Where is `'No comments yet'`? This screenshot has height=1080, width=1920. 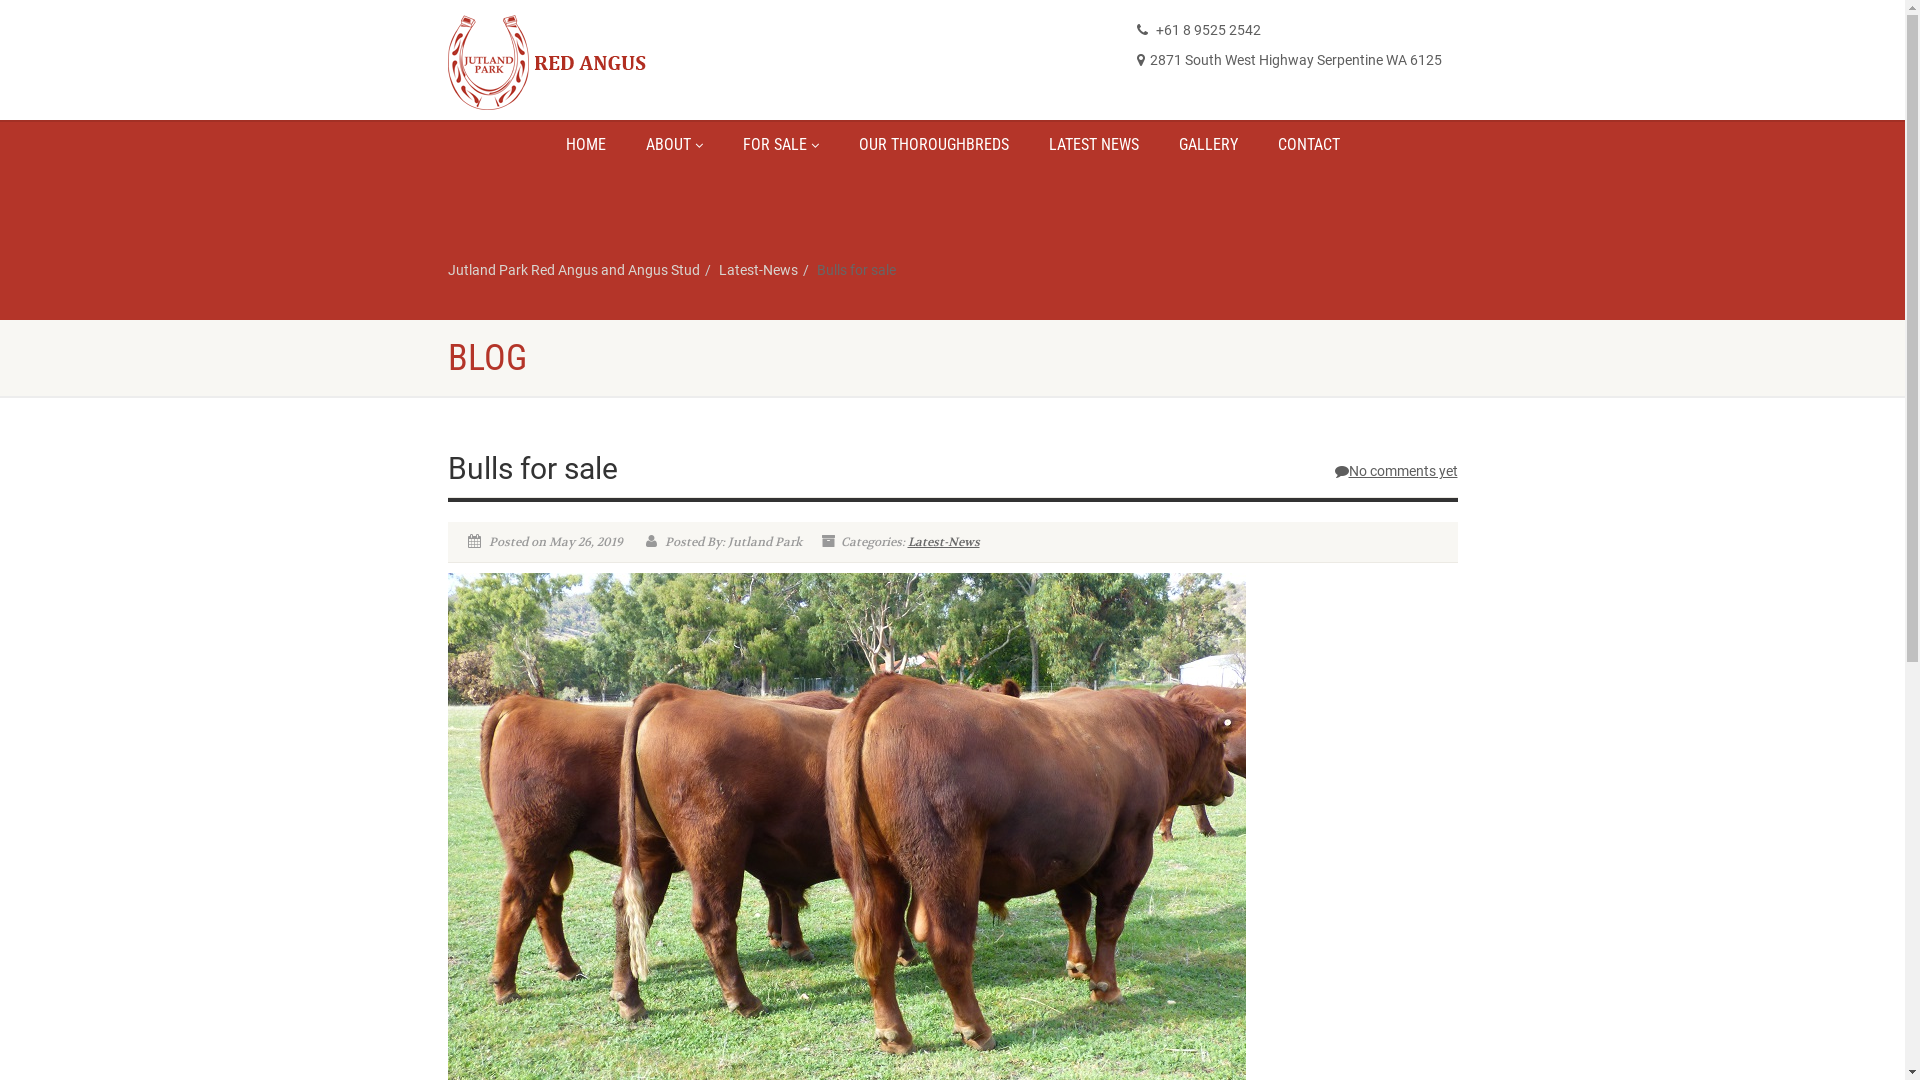
'No comments yet' is located at coordinates (1394, 470).